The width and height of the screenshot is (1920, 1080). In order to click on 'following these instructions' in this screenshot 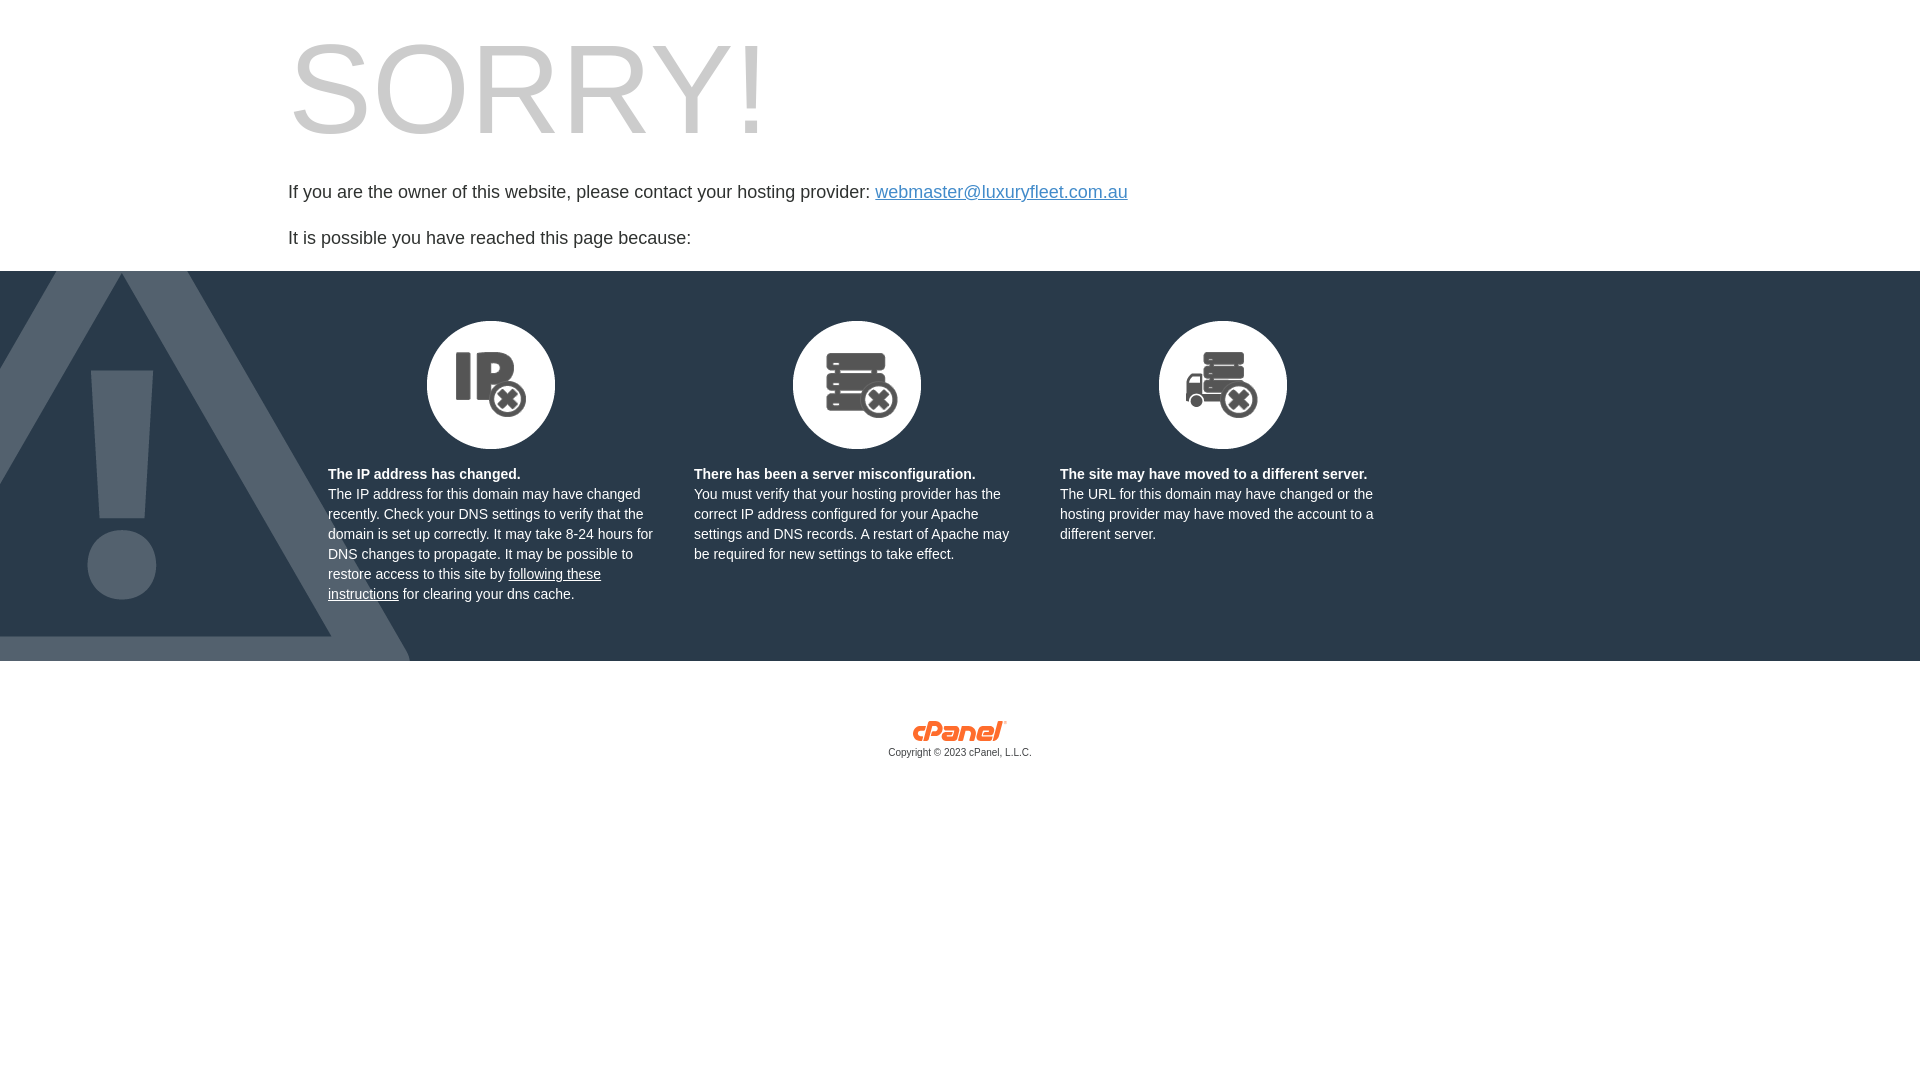, I will do `click(463, 583)`.